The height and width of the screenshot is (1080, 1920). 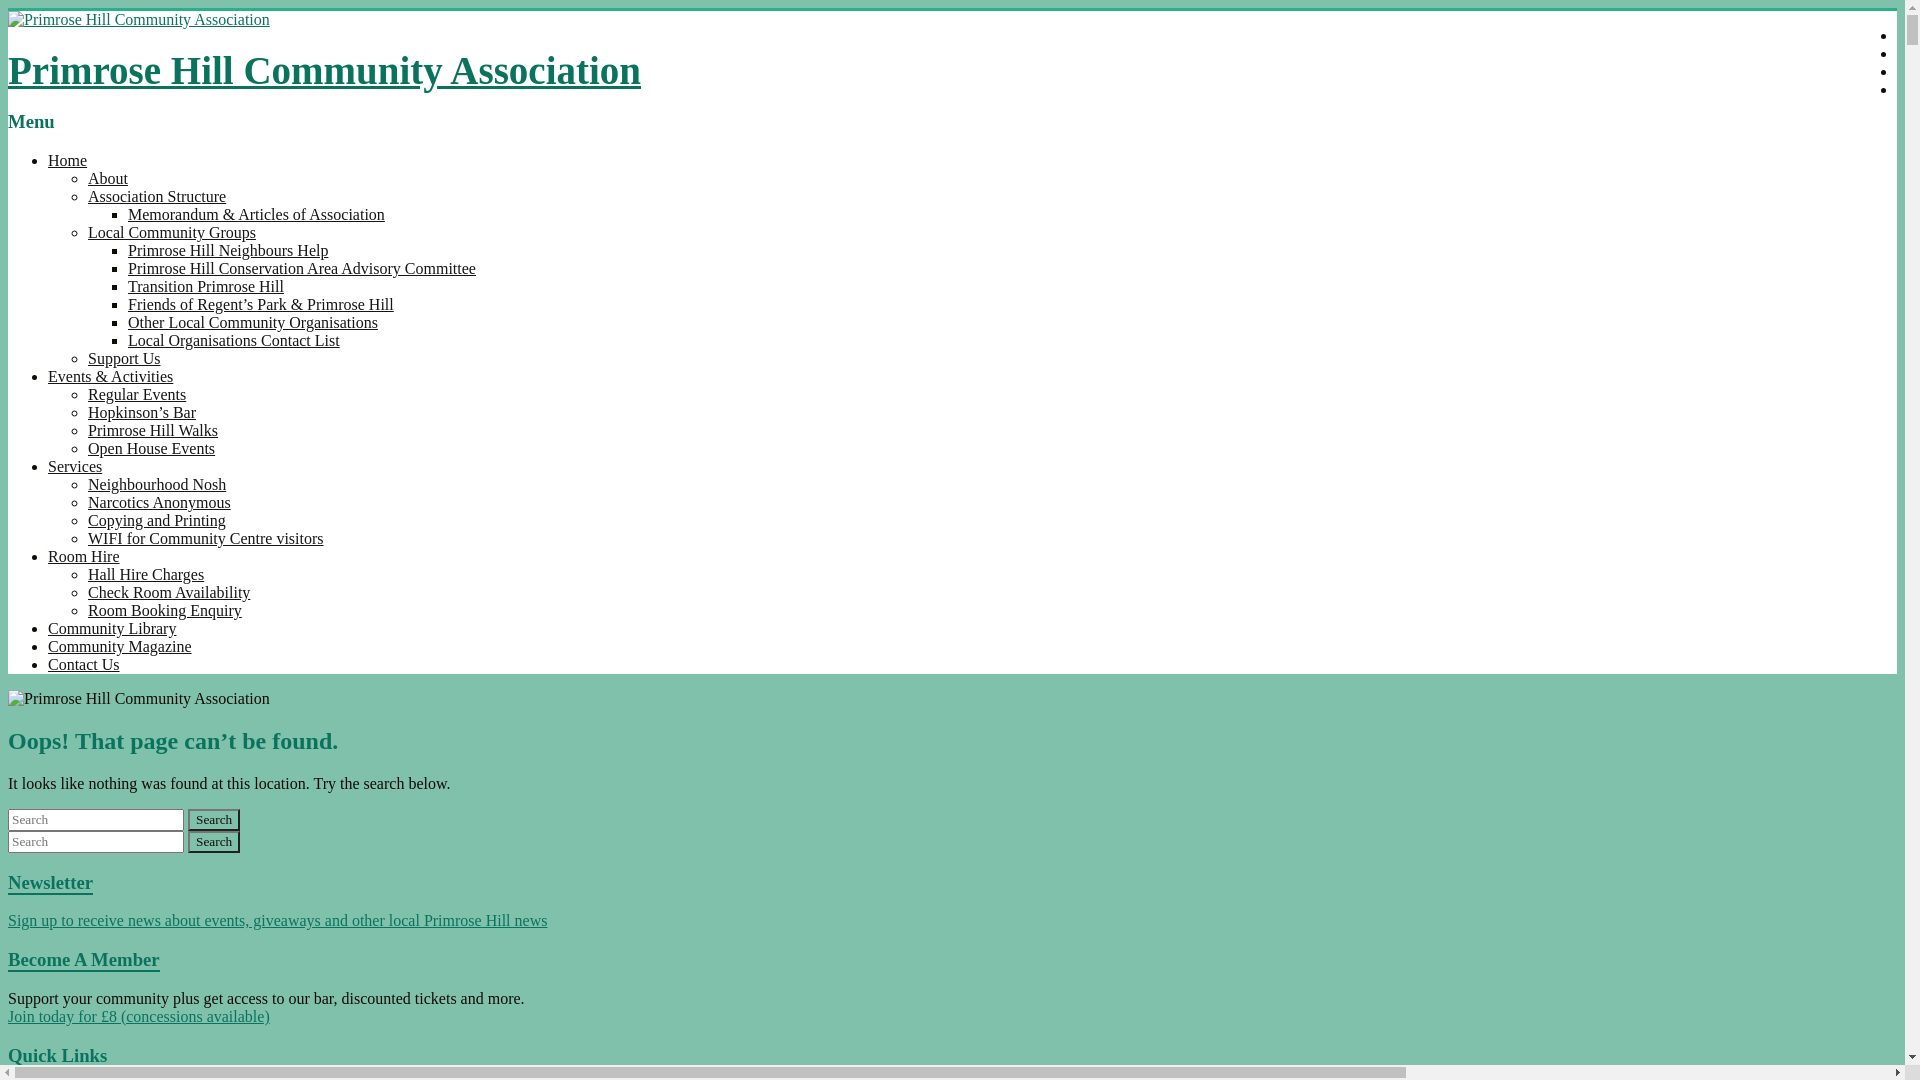 What do you see at coordinates (109, 376) in the screenshot?
I see `'Events & Activities'` at bounding box center [109, 376].